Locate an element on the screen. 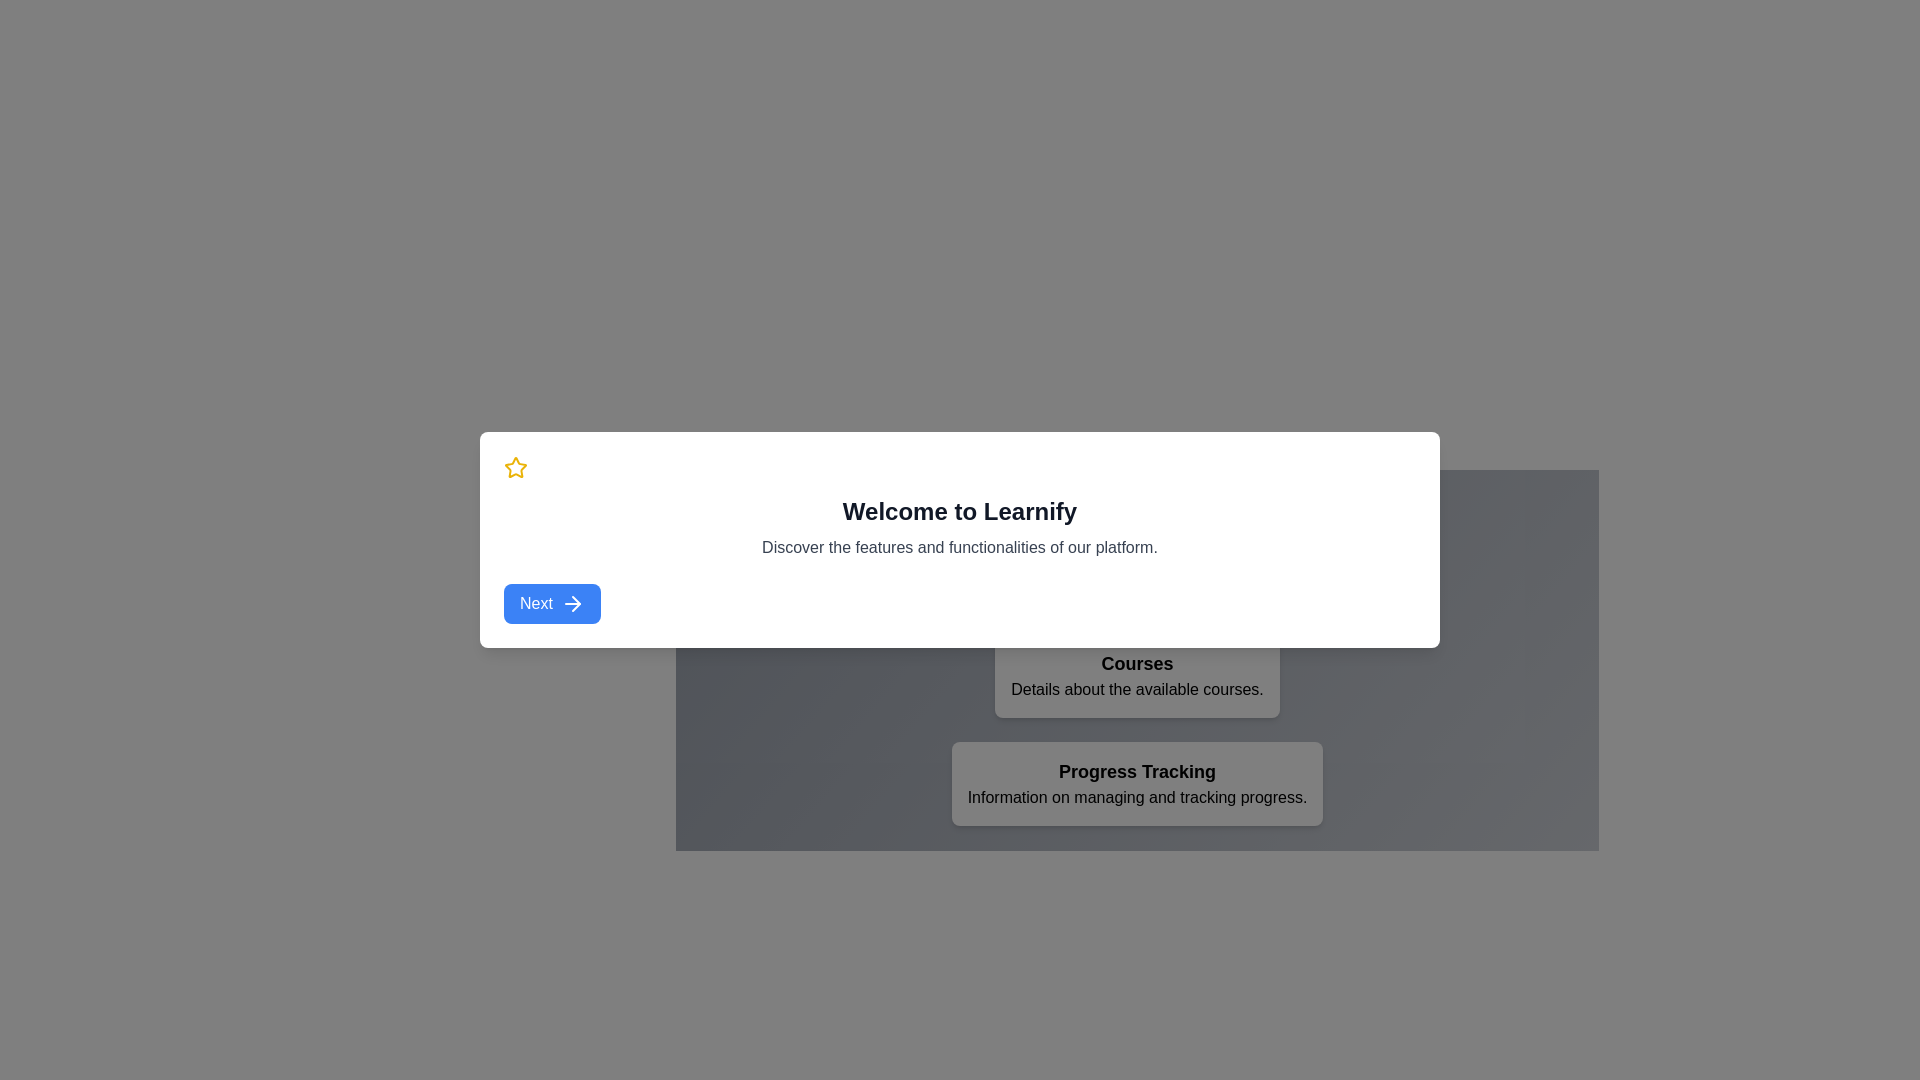 This screenshot has width=1920, height=1080. the text element that contains the content 'Discover the features and functionalities of our platform,' which is styled in gray and positioned below the heading 'Welcome to Learnify.' is located at coordinates (960, 547).